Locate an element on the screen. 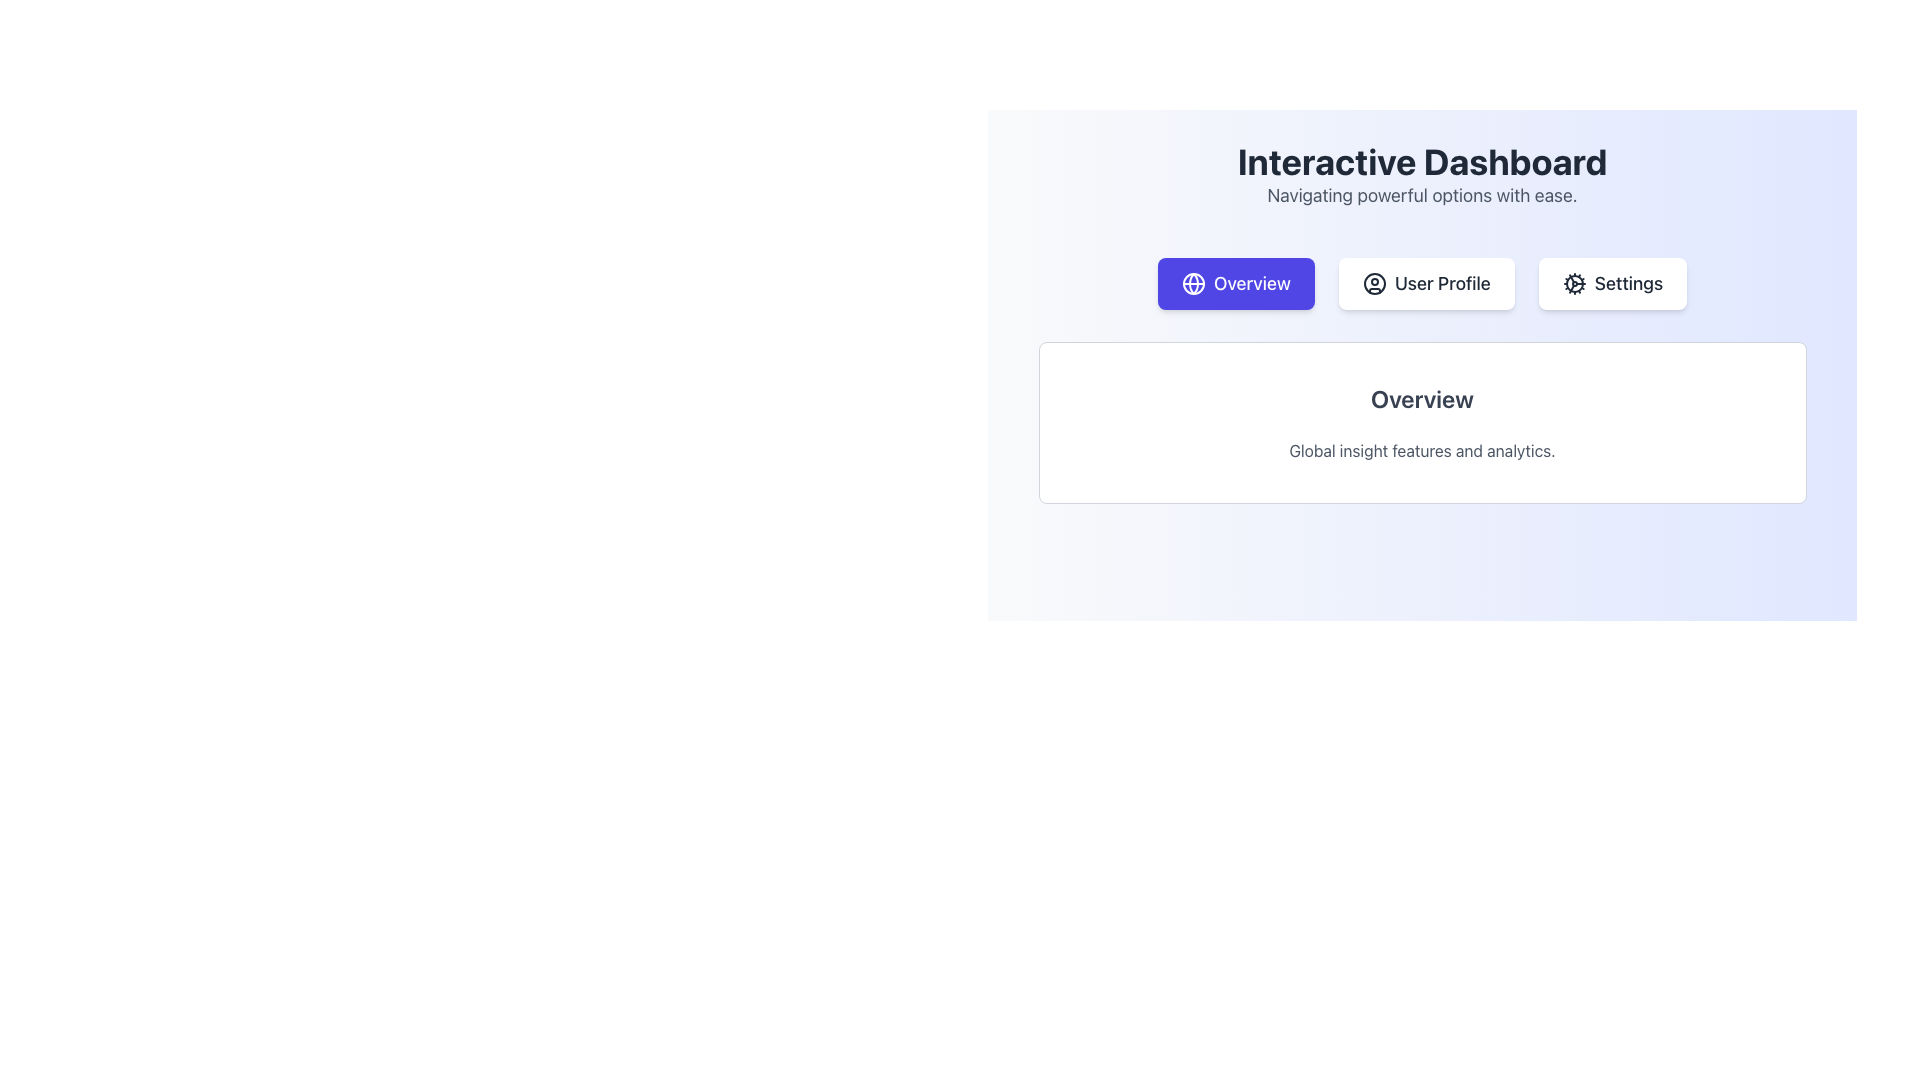  the text block displaying 'Global insight features and analytics.' which is styled in gray and located below the title 'Overview' is located at coordinates (1421, 451).